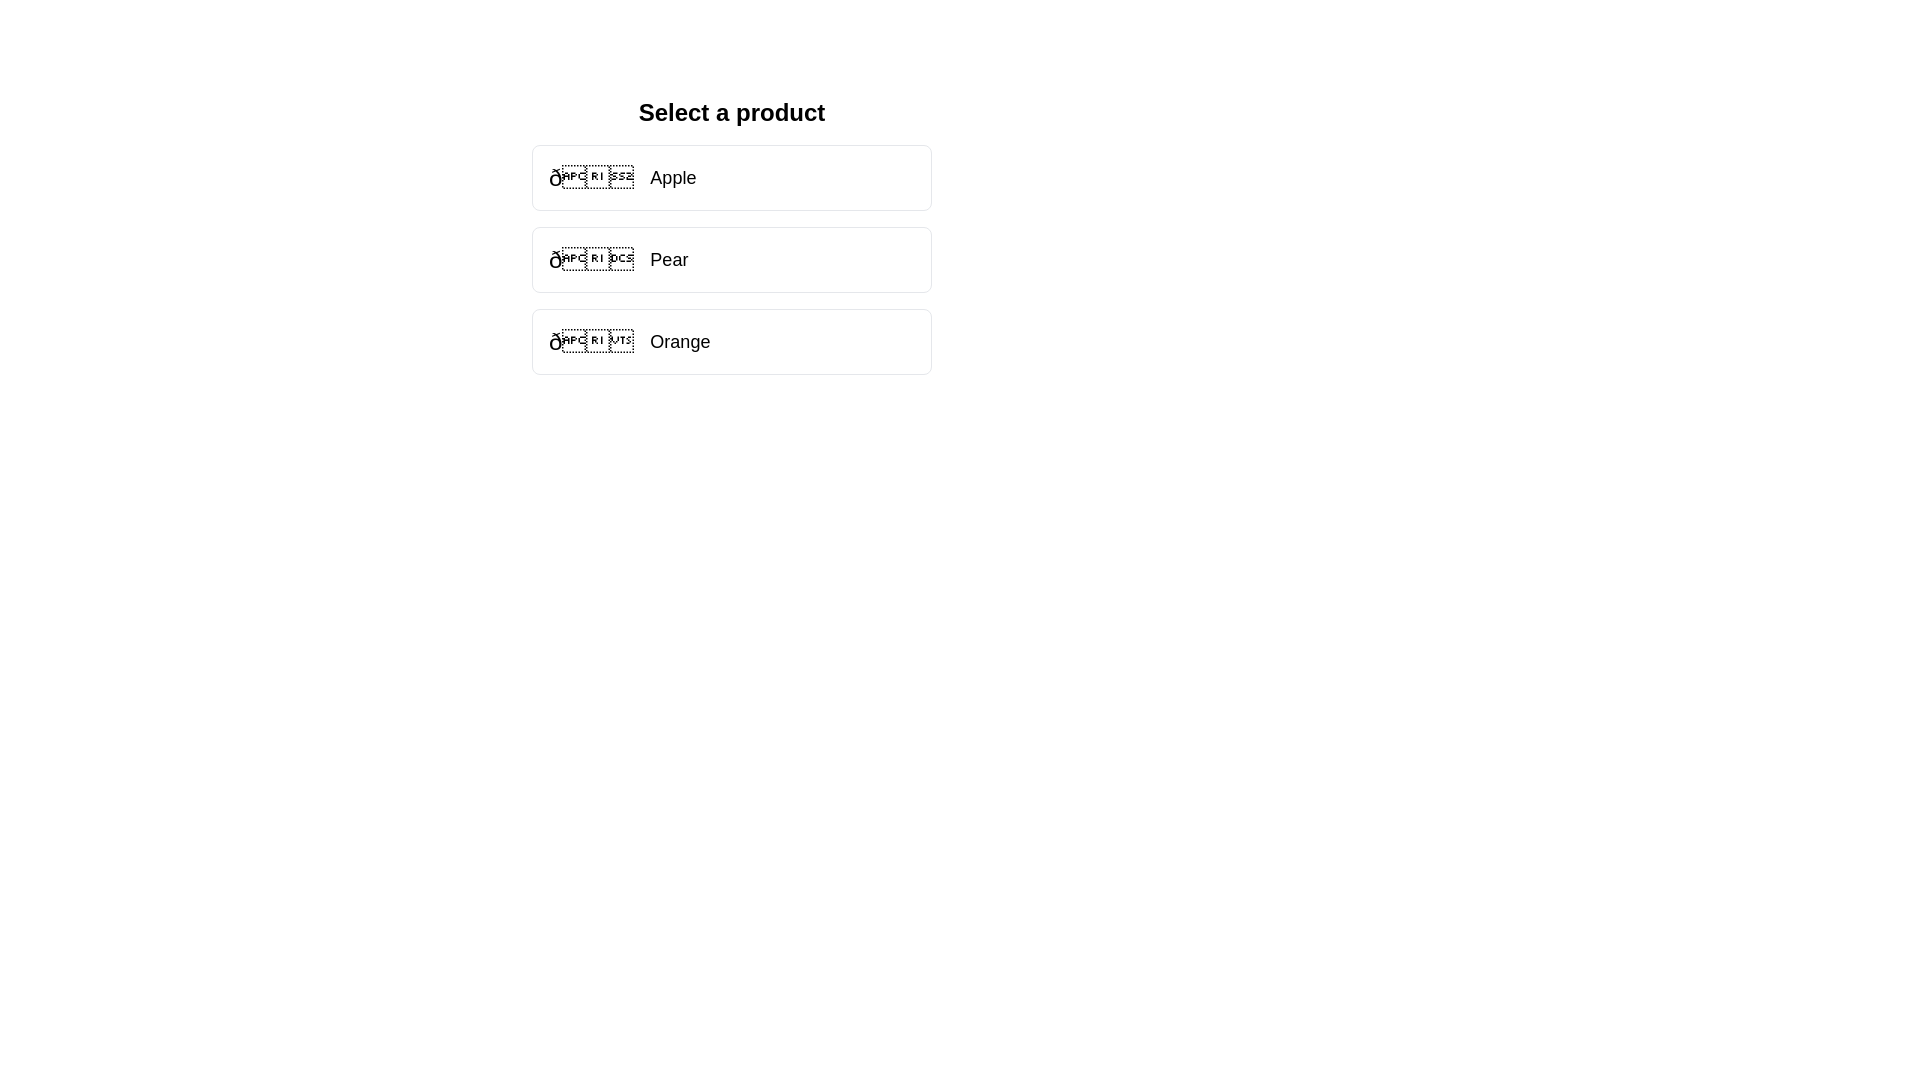 The image size is (1920, 1080). I want to click on the text label for the 'Pear' product, which is positioned to the right of the pear emoji in the second row of options, so click(669, 258).